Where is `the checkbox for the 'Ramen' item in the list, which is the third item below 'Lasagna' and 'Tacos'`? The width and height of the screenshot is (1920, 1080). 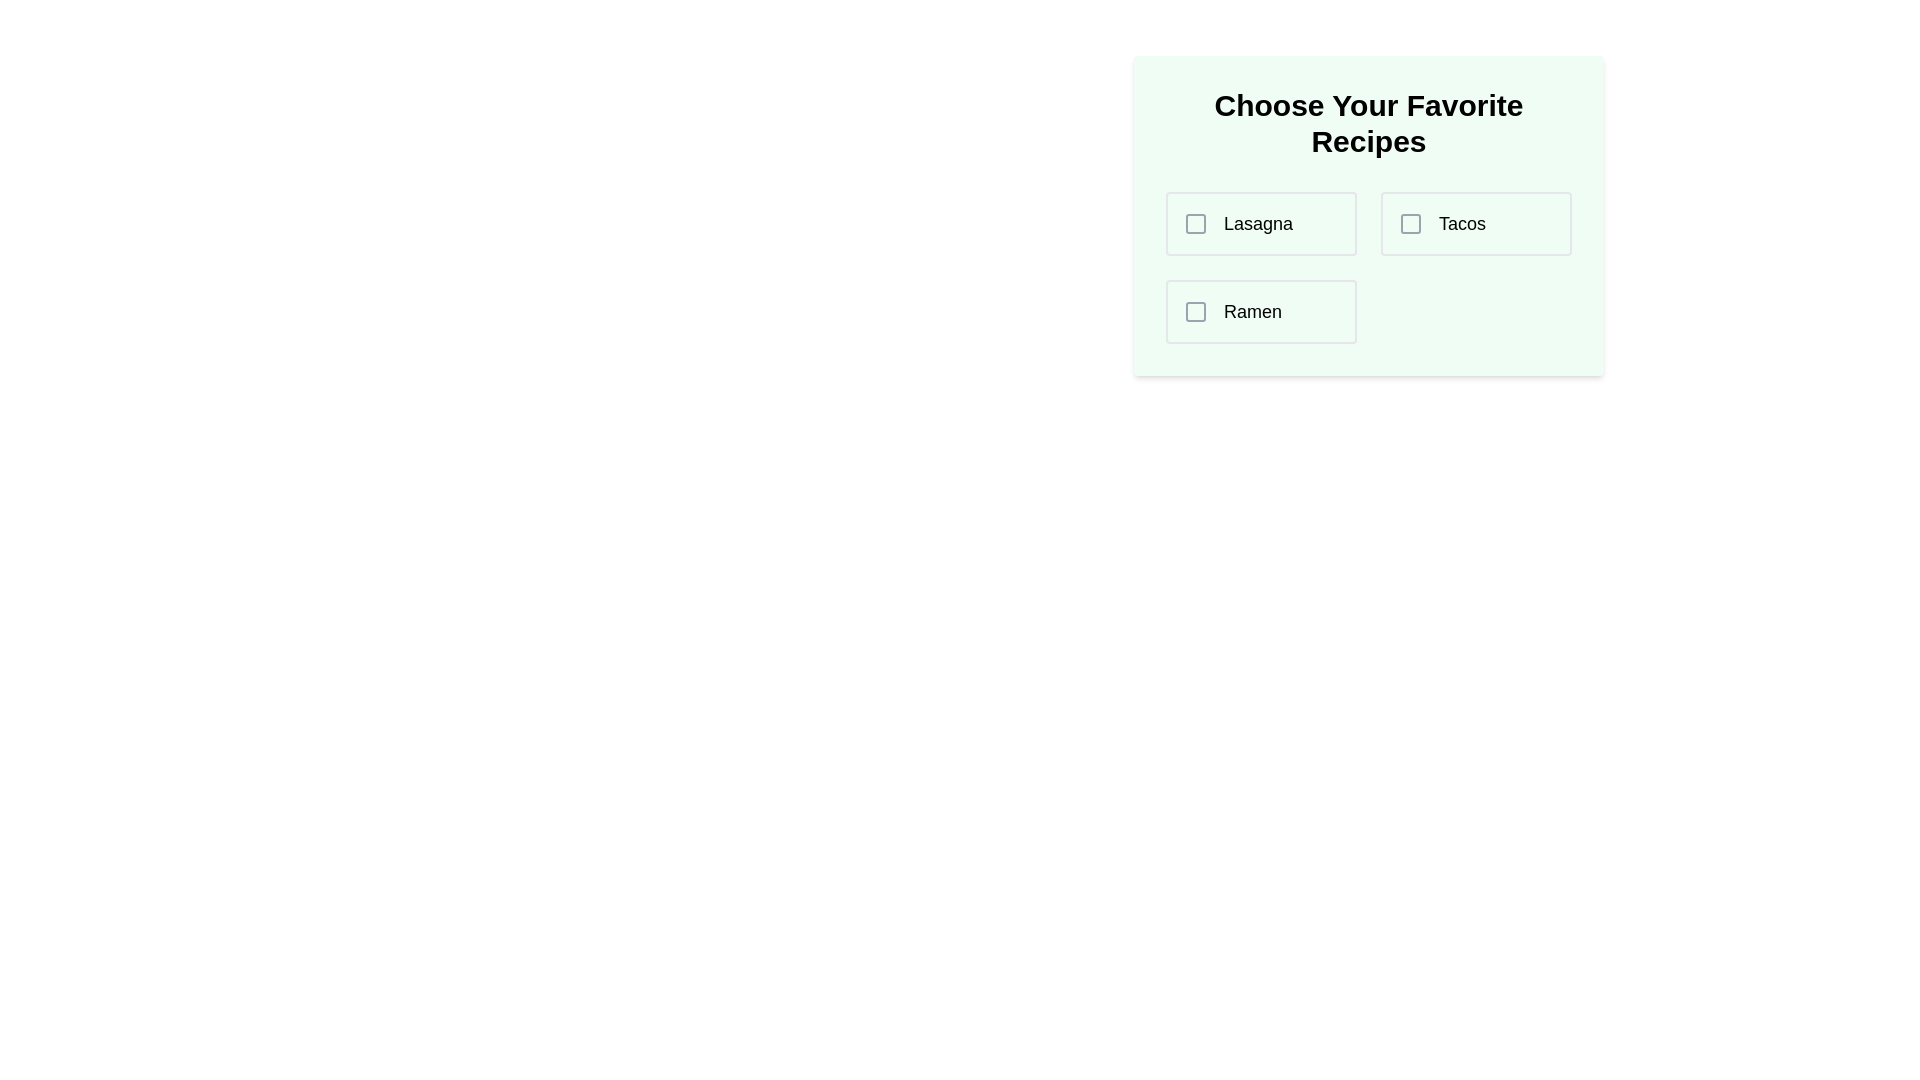
the checkbox for the 'Ramen' item in the list, which is the third item below 'Lasagna' and 'Tacos' is located at coordinates (1260, 312).